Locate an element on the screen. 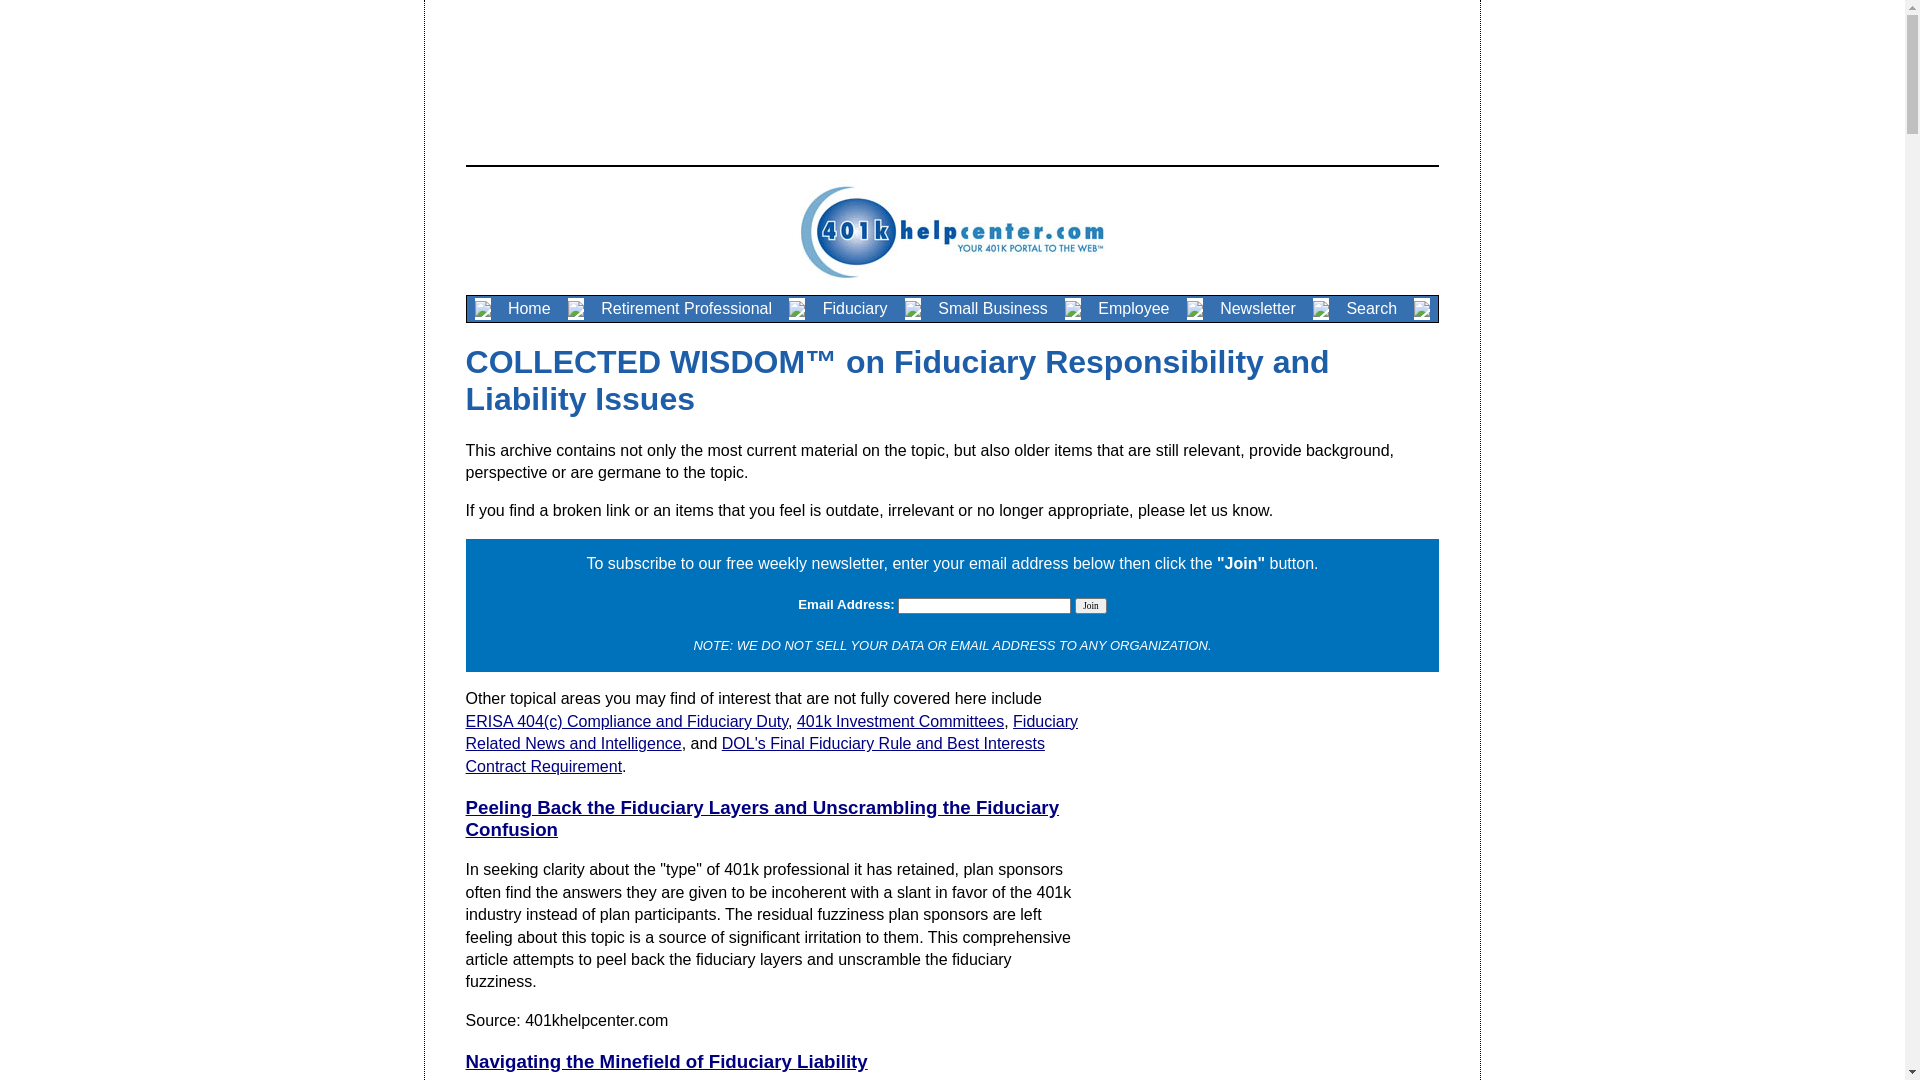 This screenshot has width=1920, height=1080. '   Employee   ' is located at coordinates (1133, 308).